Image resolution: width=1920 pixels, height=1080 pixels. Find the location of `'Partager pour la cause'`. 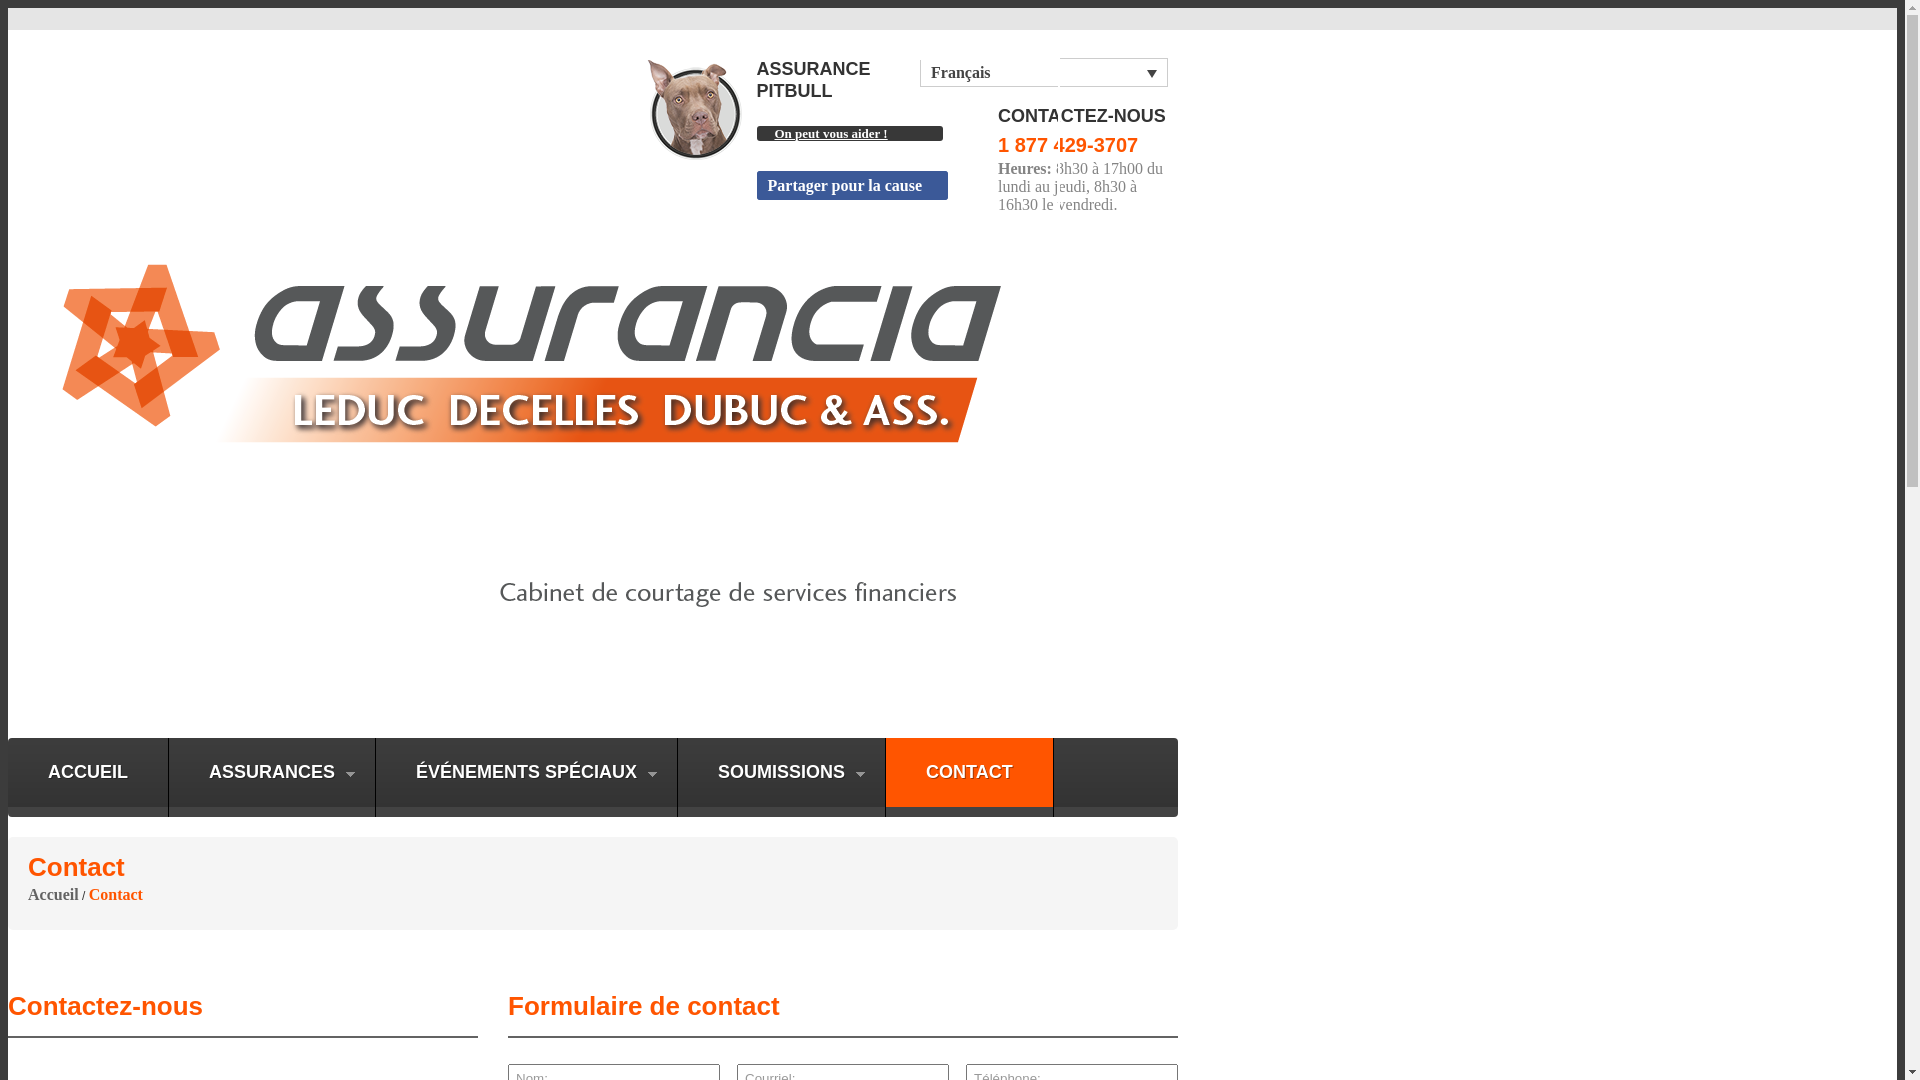

'Partager pour la cause' is located at coordinates (851, 185).